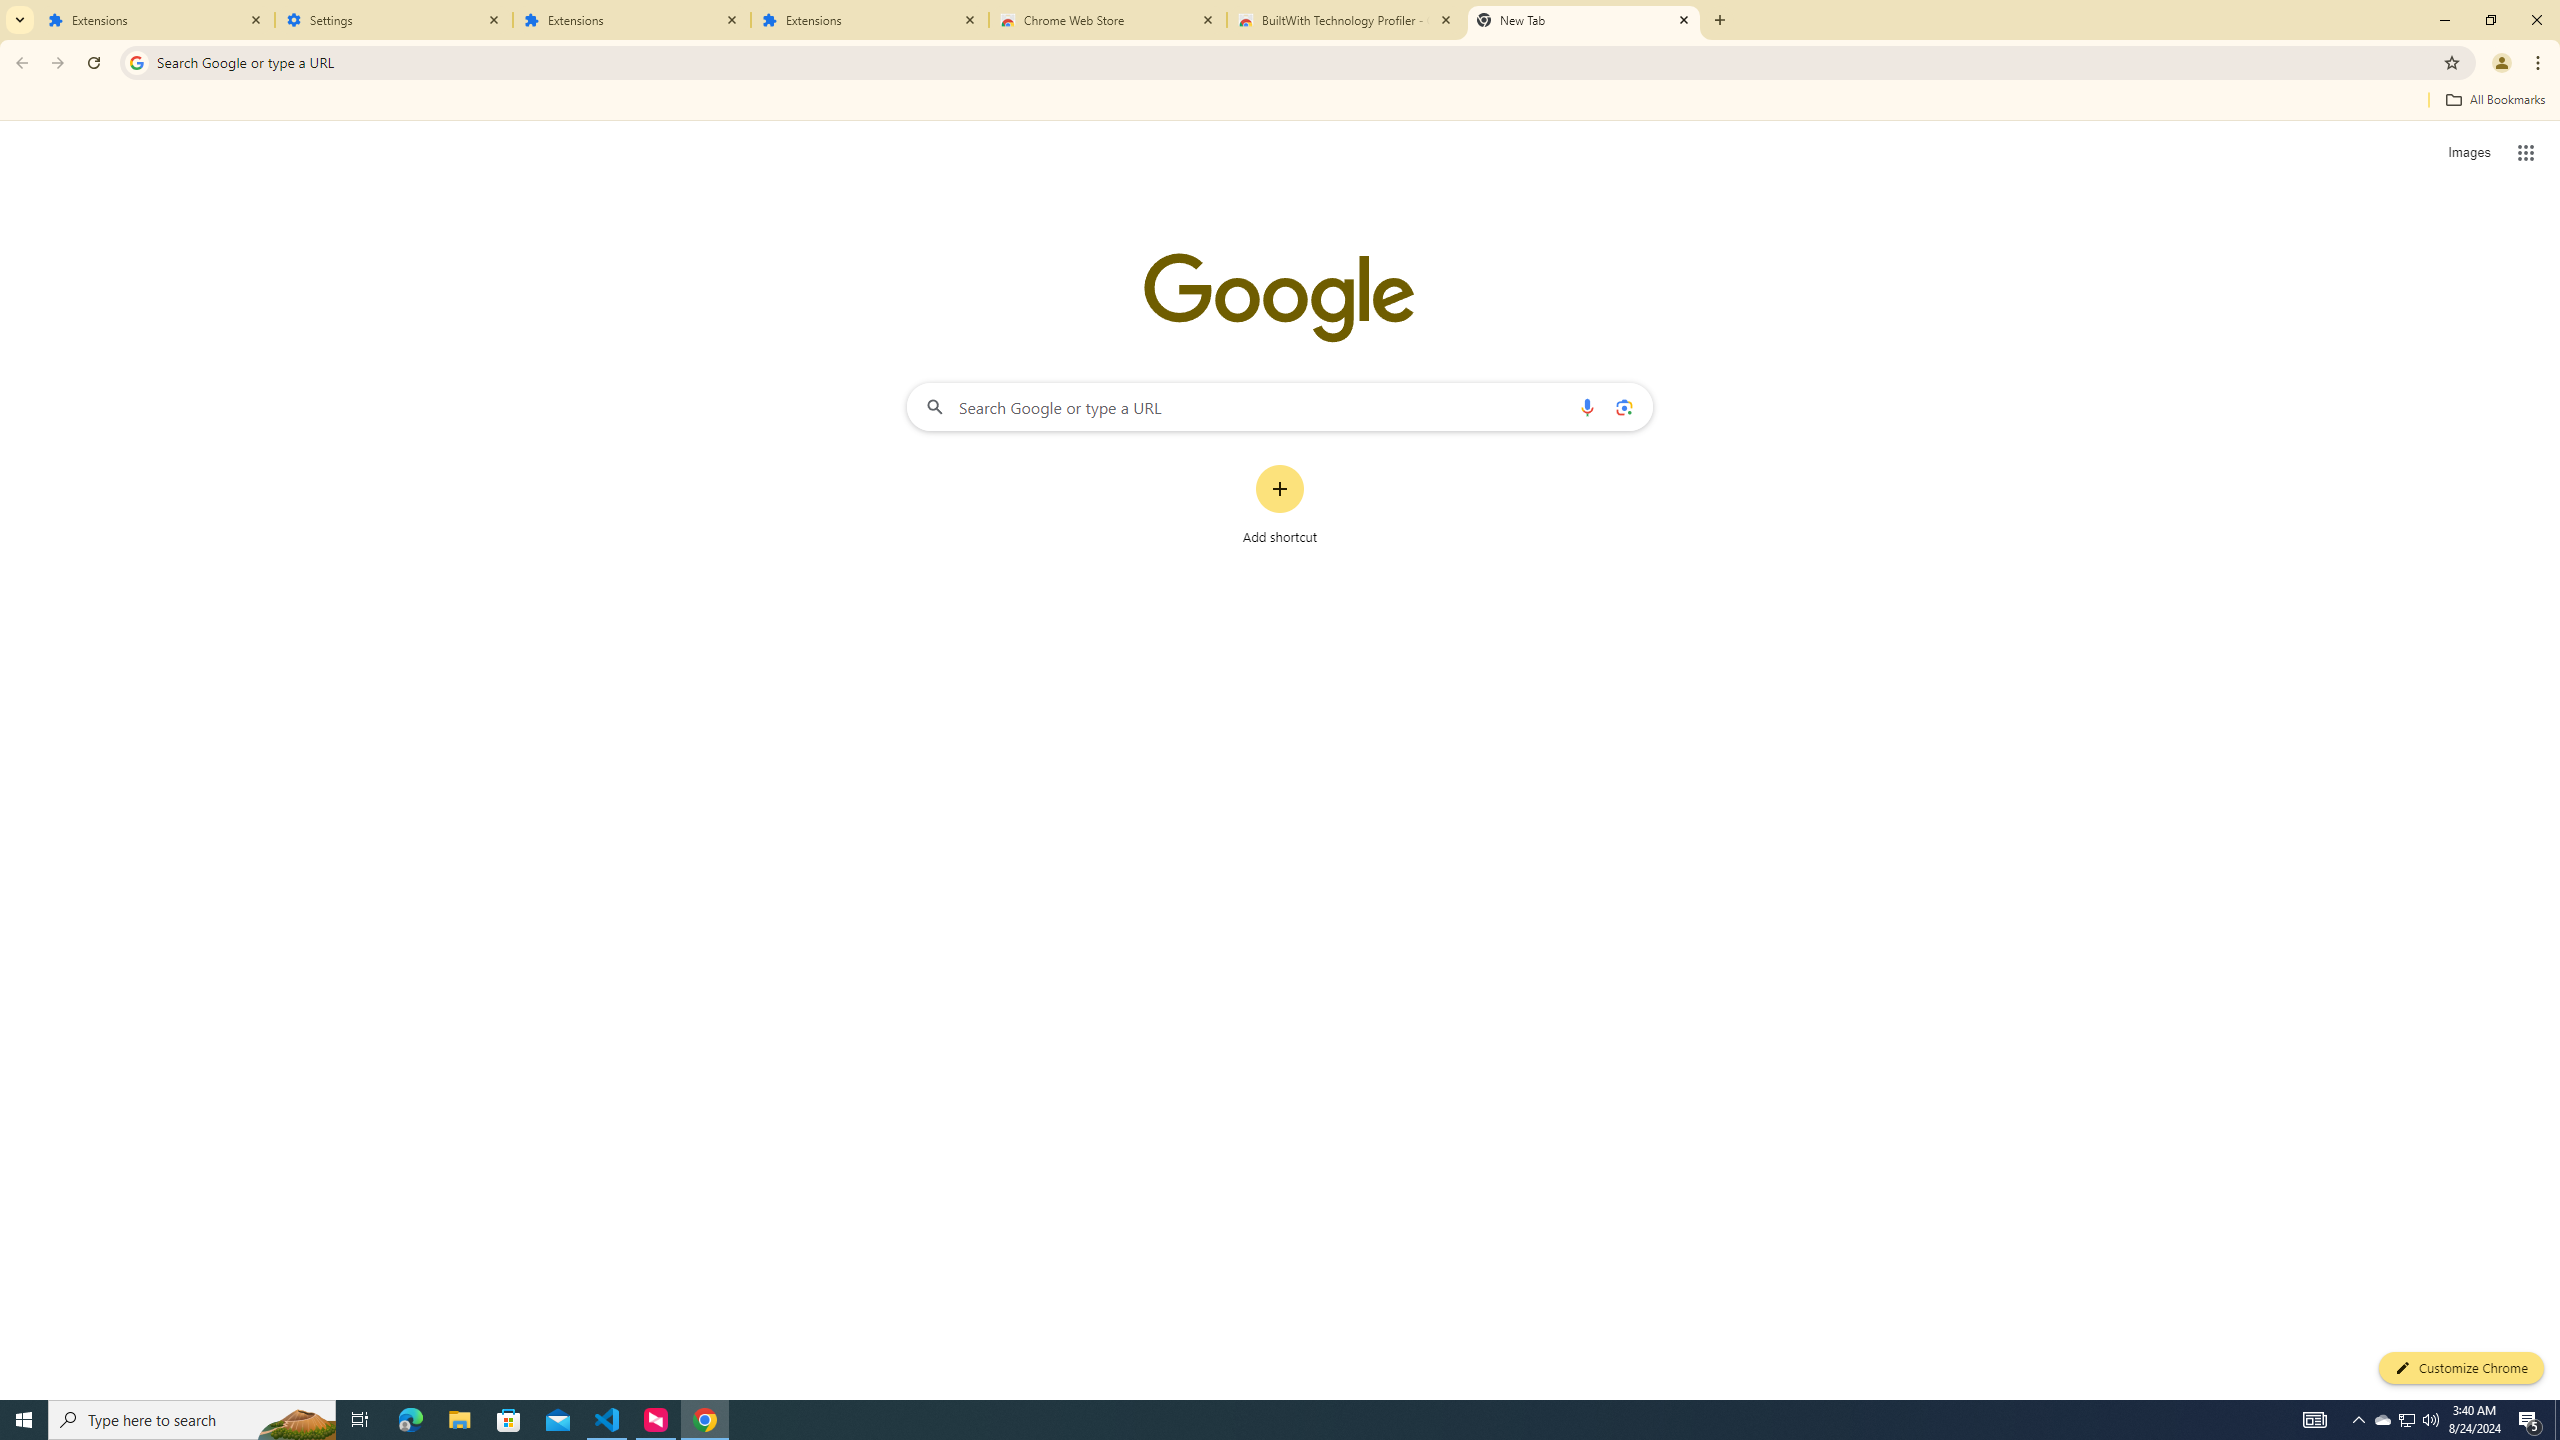 This screenshot has width=2560, height=1440. What do you see at coordinates (2494, 99) in the screenshot?
I see `'All Bookmarks'` at bounding box center [2494, 99].